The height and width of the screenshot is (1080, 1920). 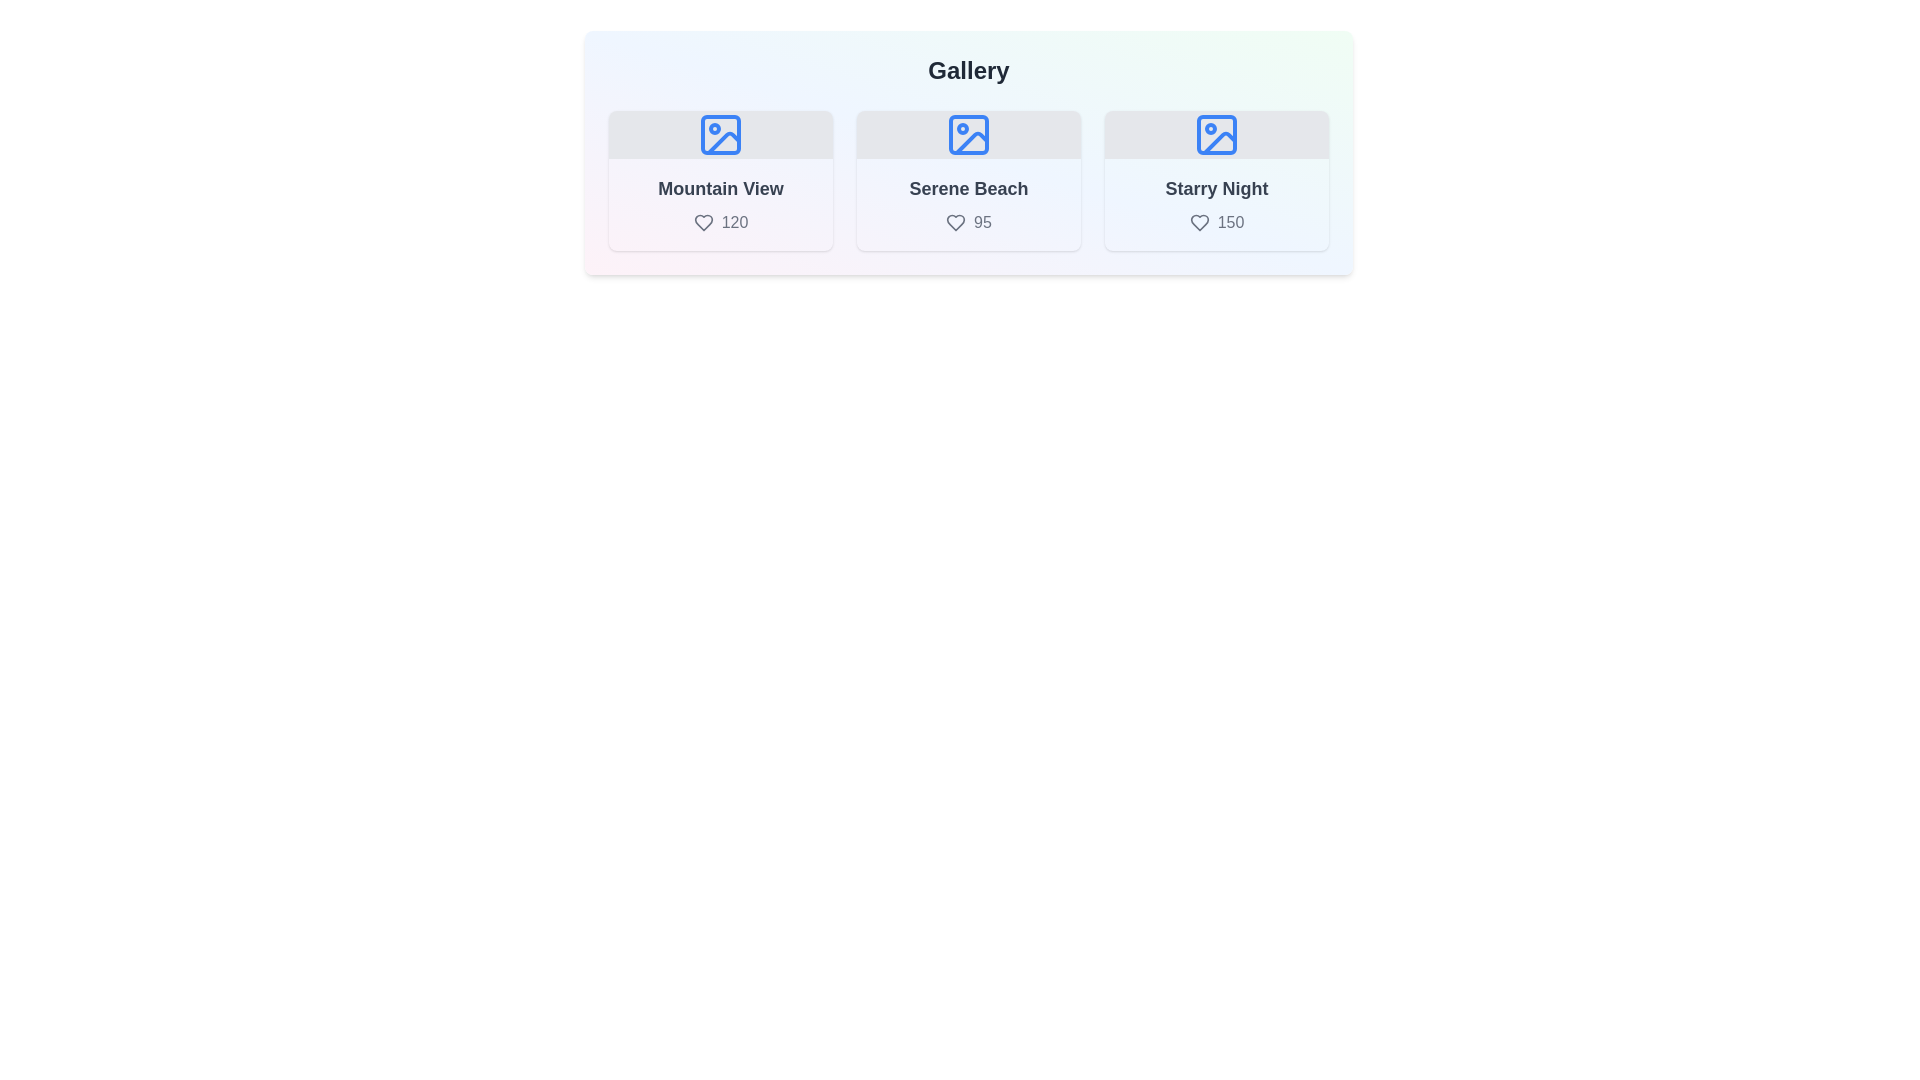 What do you see at coordinates (720, 181) in the screenshot?
I see `the image corresponding to Mountain View` at bounding box center [720, 181].